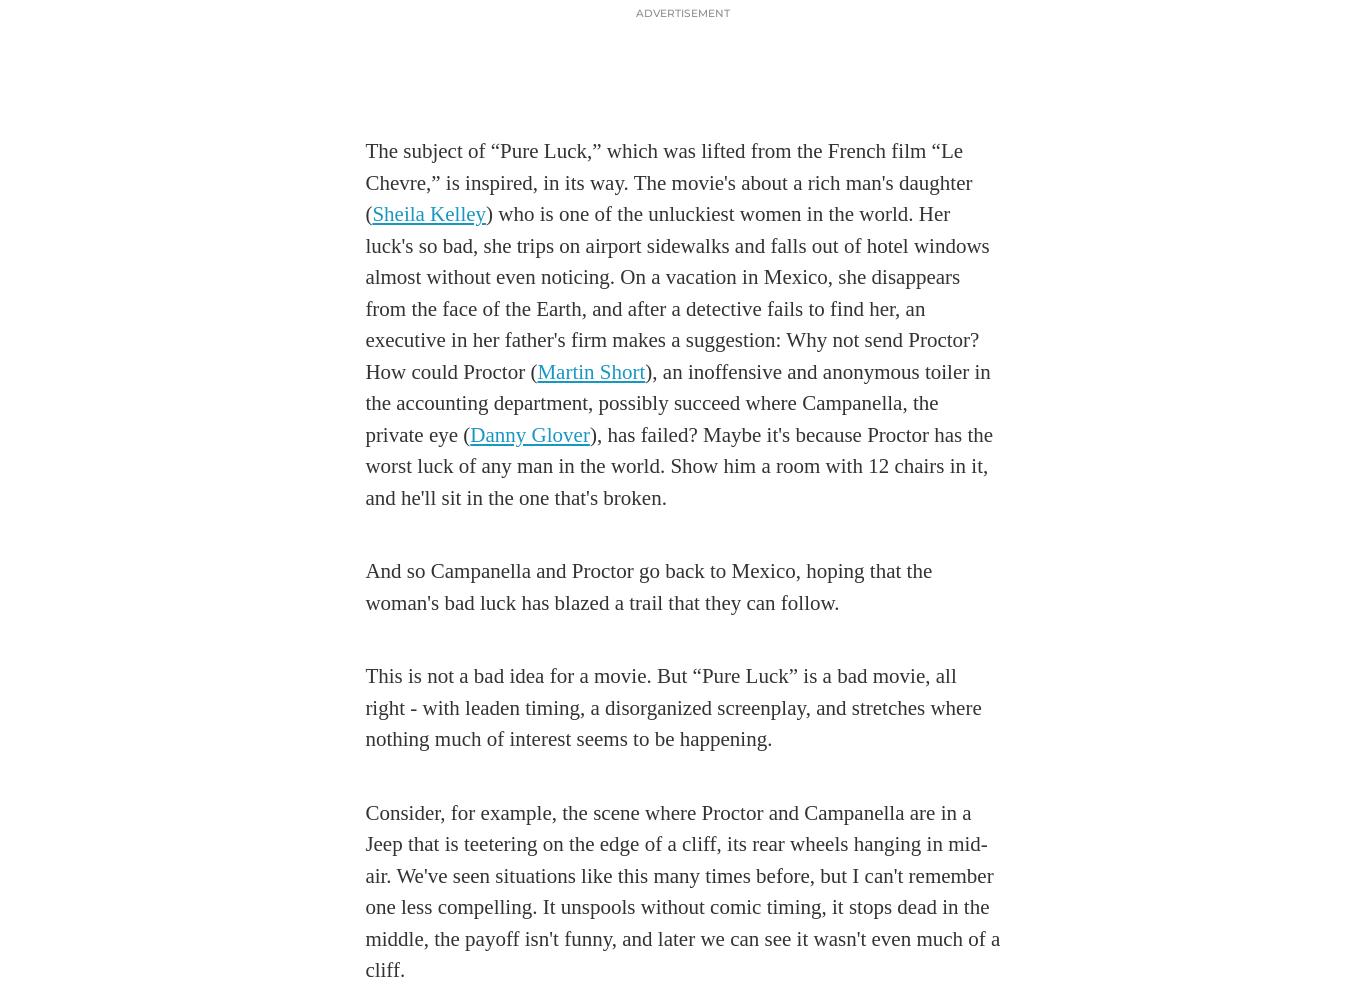 The image size is (1366, 986). Describe the element at coordinates (681, 890) in the screenshot. I see `'Consider, for example, the scene where Proctor and Campanella are in a Jeep that is teetering on the edge of a cliff, its rear wheels hanging in mid-air. We've seen situations like this many times before, but I can't remember one less compelling. It unspools without comic timing, it stops dead in the middle, the payoff isn't funny, and later we can see it wasn't even much of a cliff.'` at that location.